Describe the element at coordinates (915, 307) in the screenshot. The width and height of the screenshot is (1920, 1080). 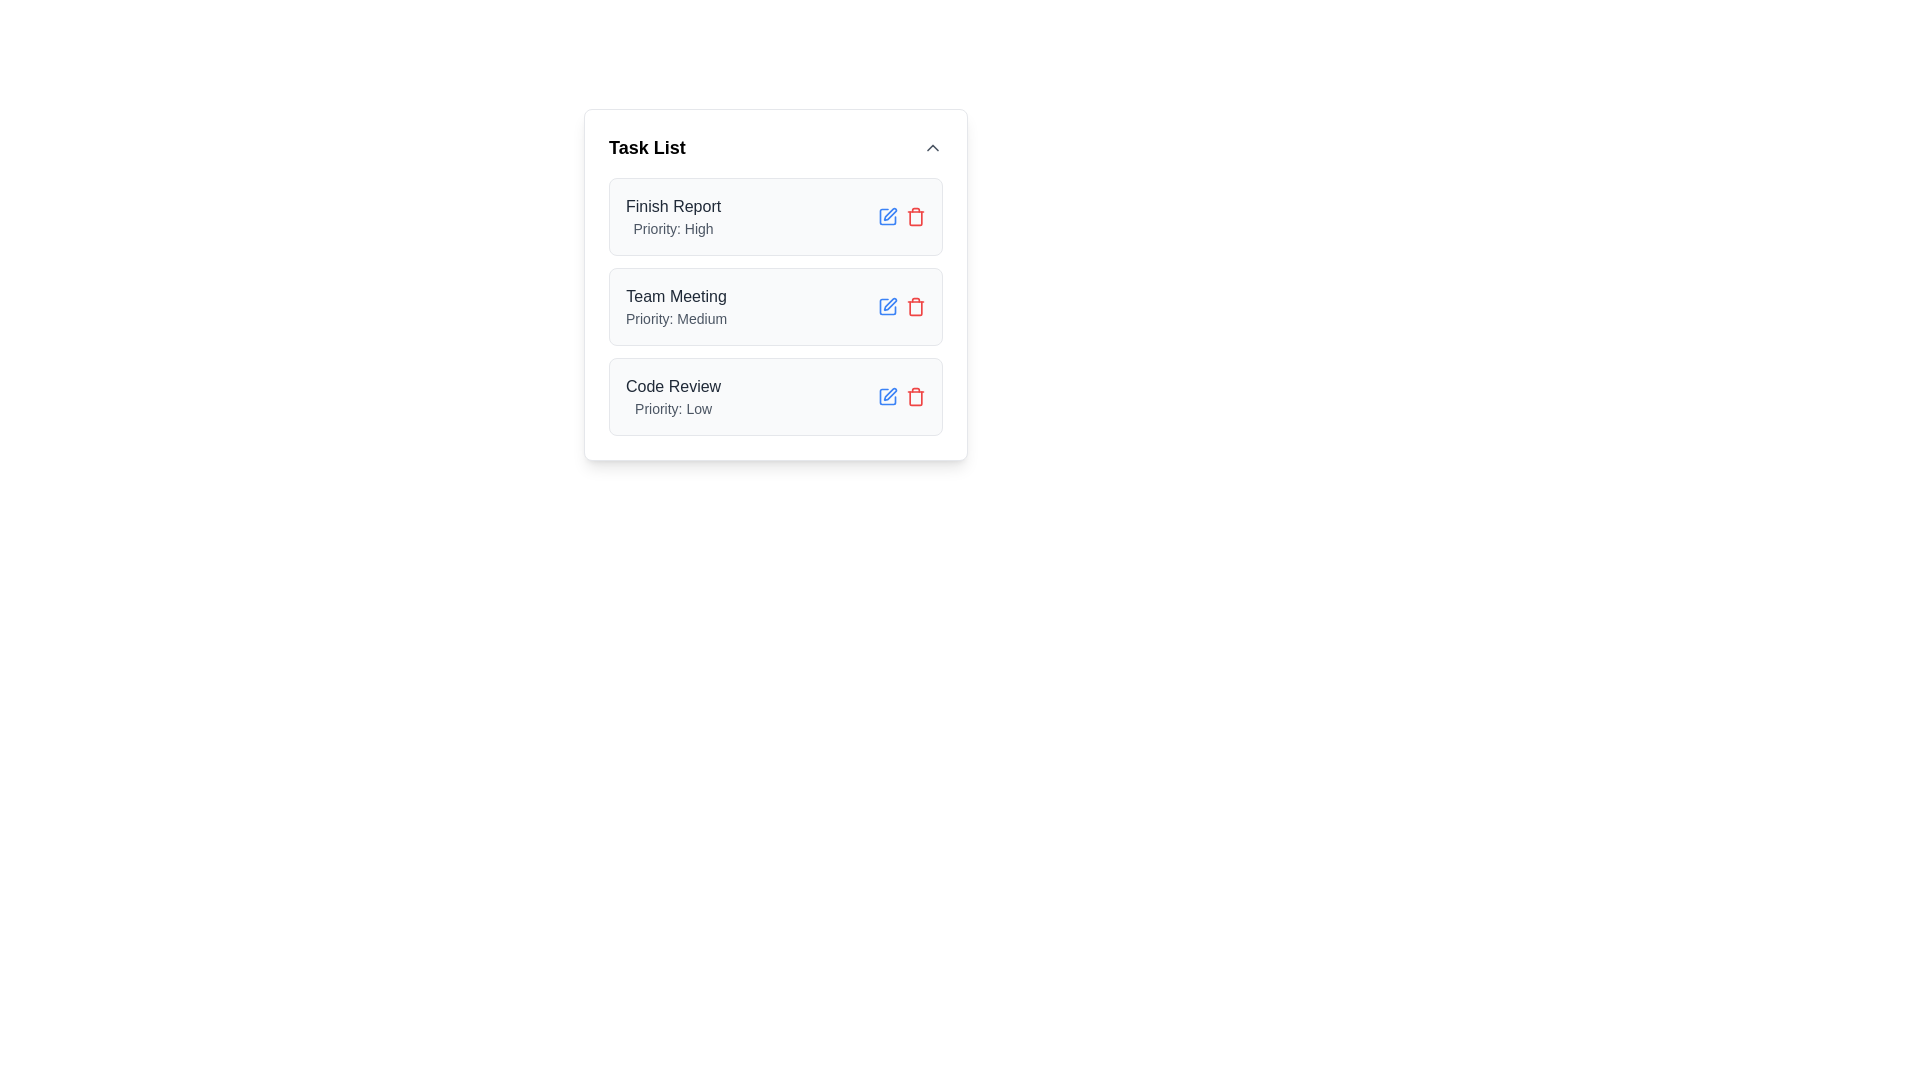
I see `the red trash bin icon located at the far right of the 'Team Meeting' row in the task list` at that location.